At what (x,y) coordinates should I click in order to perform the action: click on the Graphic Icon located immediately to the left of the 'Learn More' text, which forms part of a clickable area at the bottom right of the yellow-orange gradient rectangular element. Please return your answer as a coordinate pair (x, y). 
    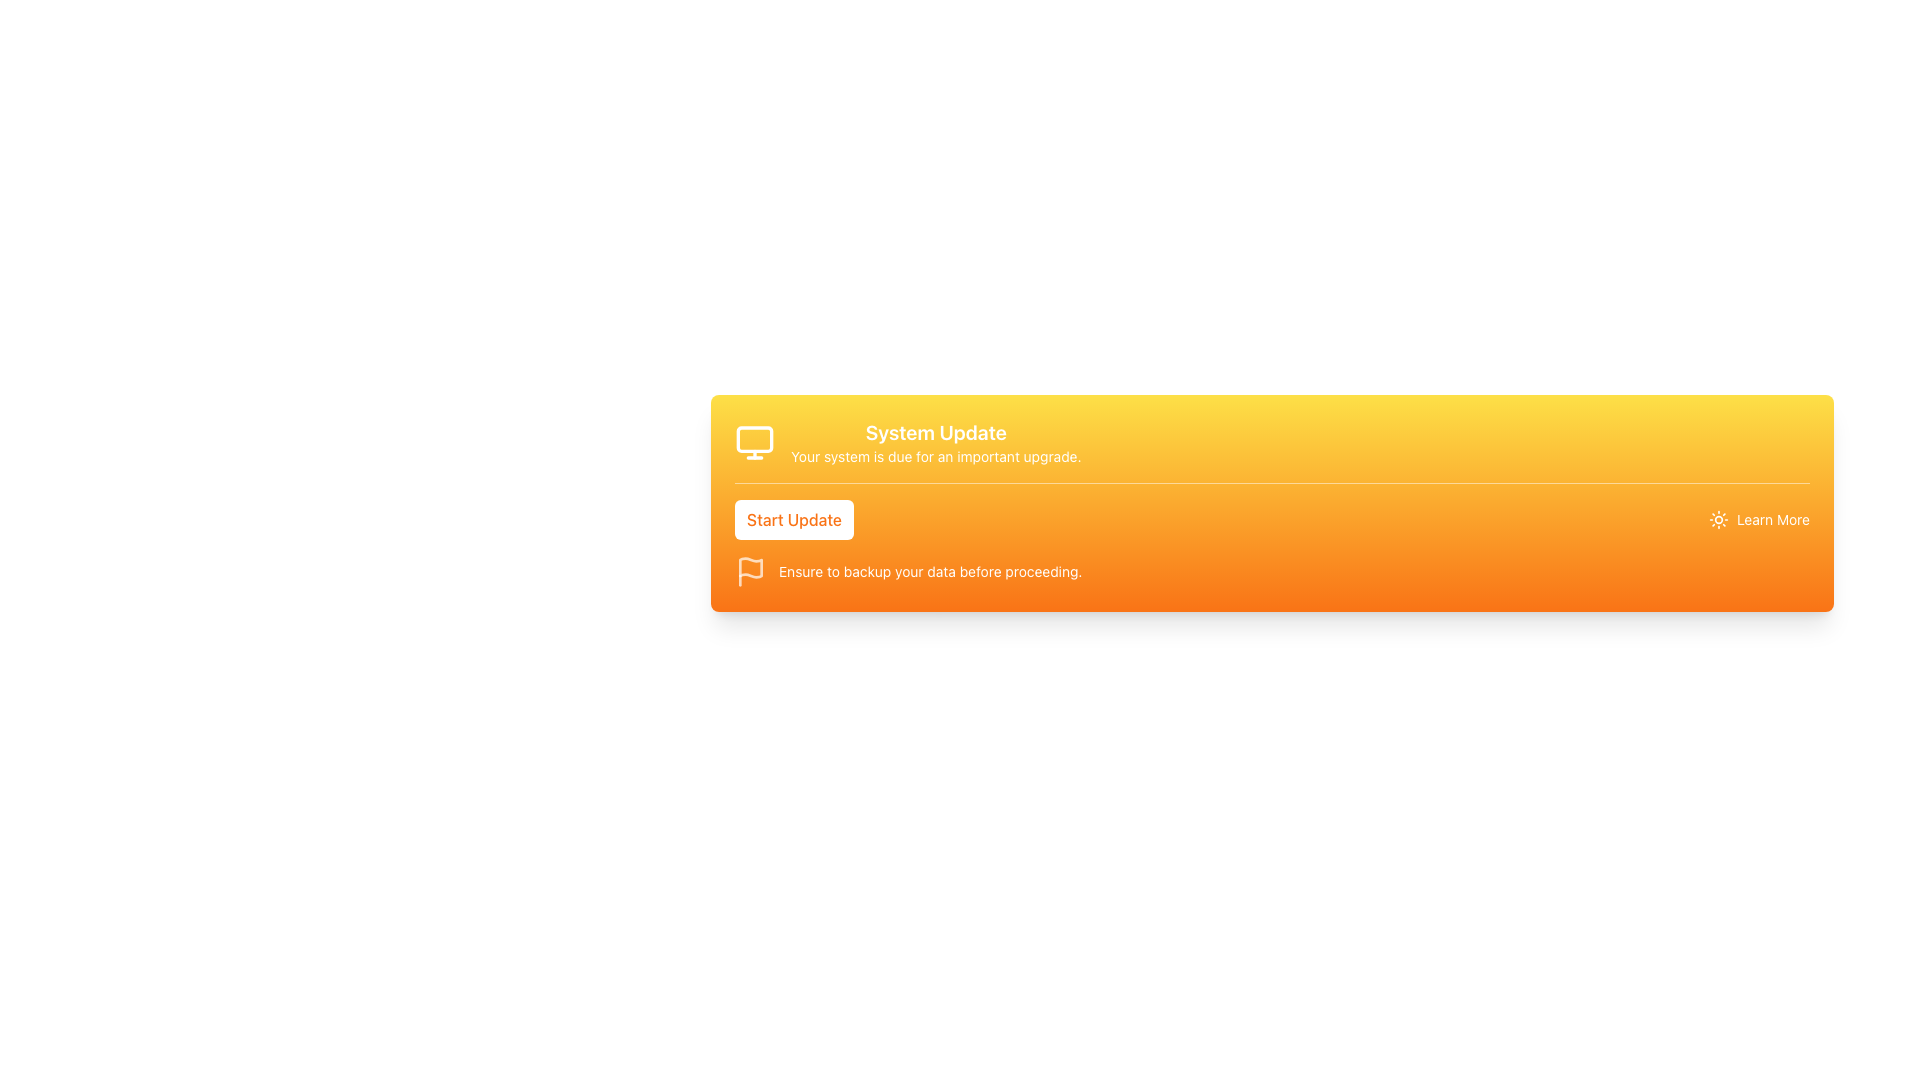
    Looking at the image, I should click on (1717, 519).